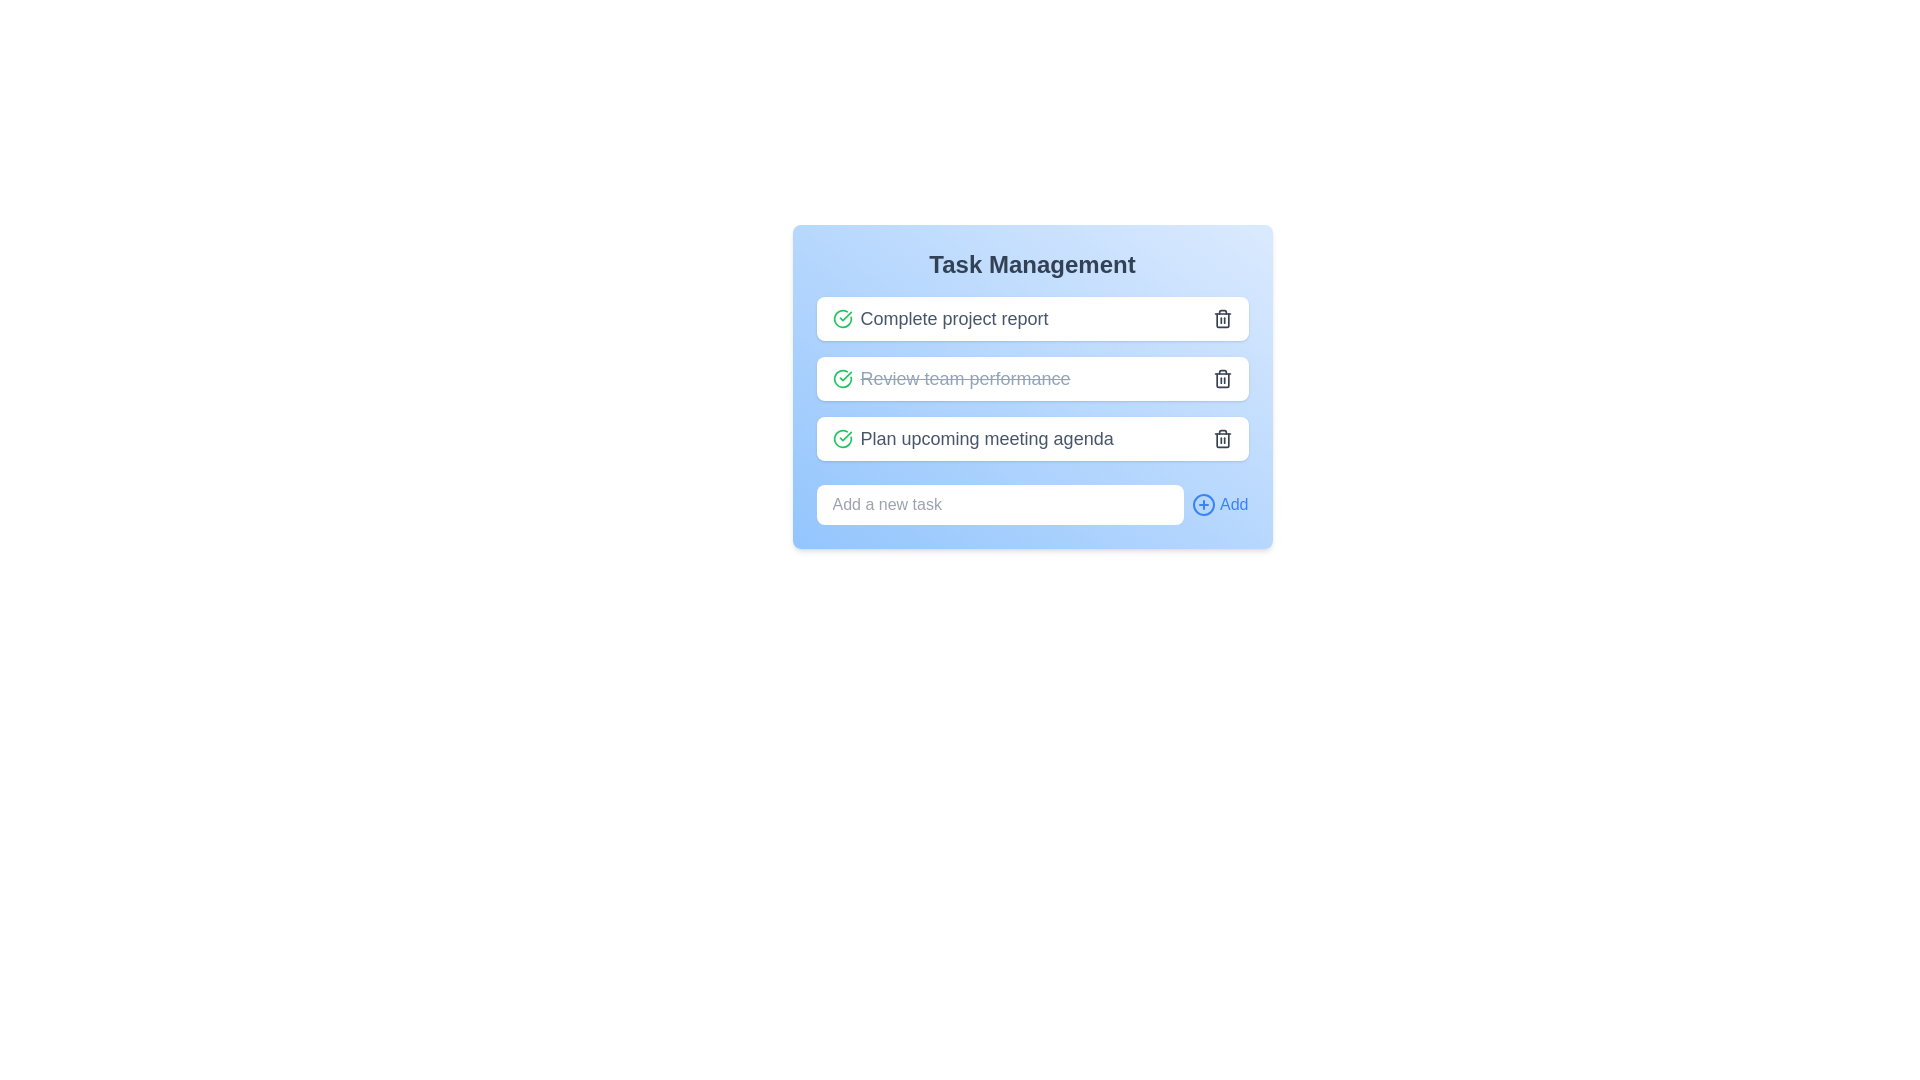 This screenshot has height=1080, width=1920. I want to click on the clickable icon button located to the left of the text 'Complete project report' in the first task entry of the vertical list, so click(842, 318).